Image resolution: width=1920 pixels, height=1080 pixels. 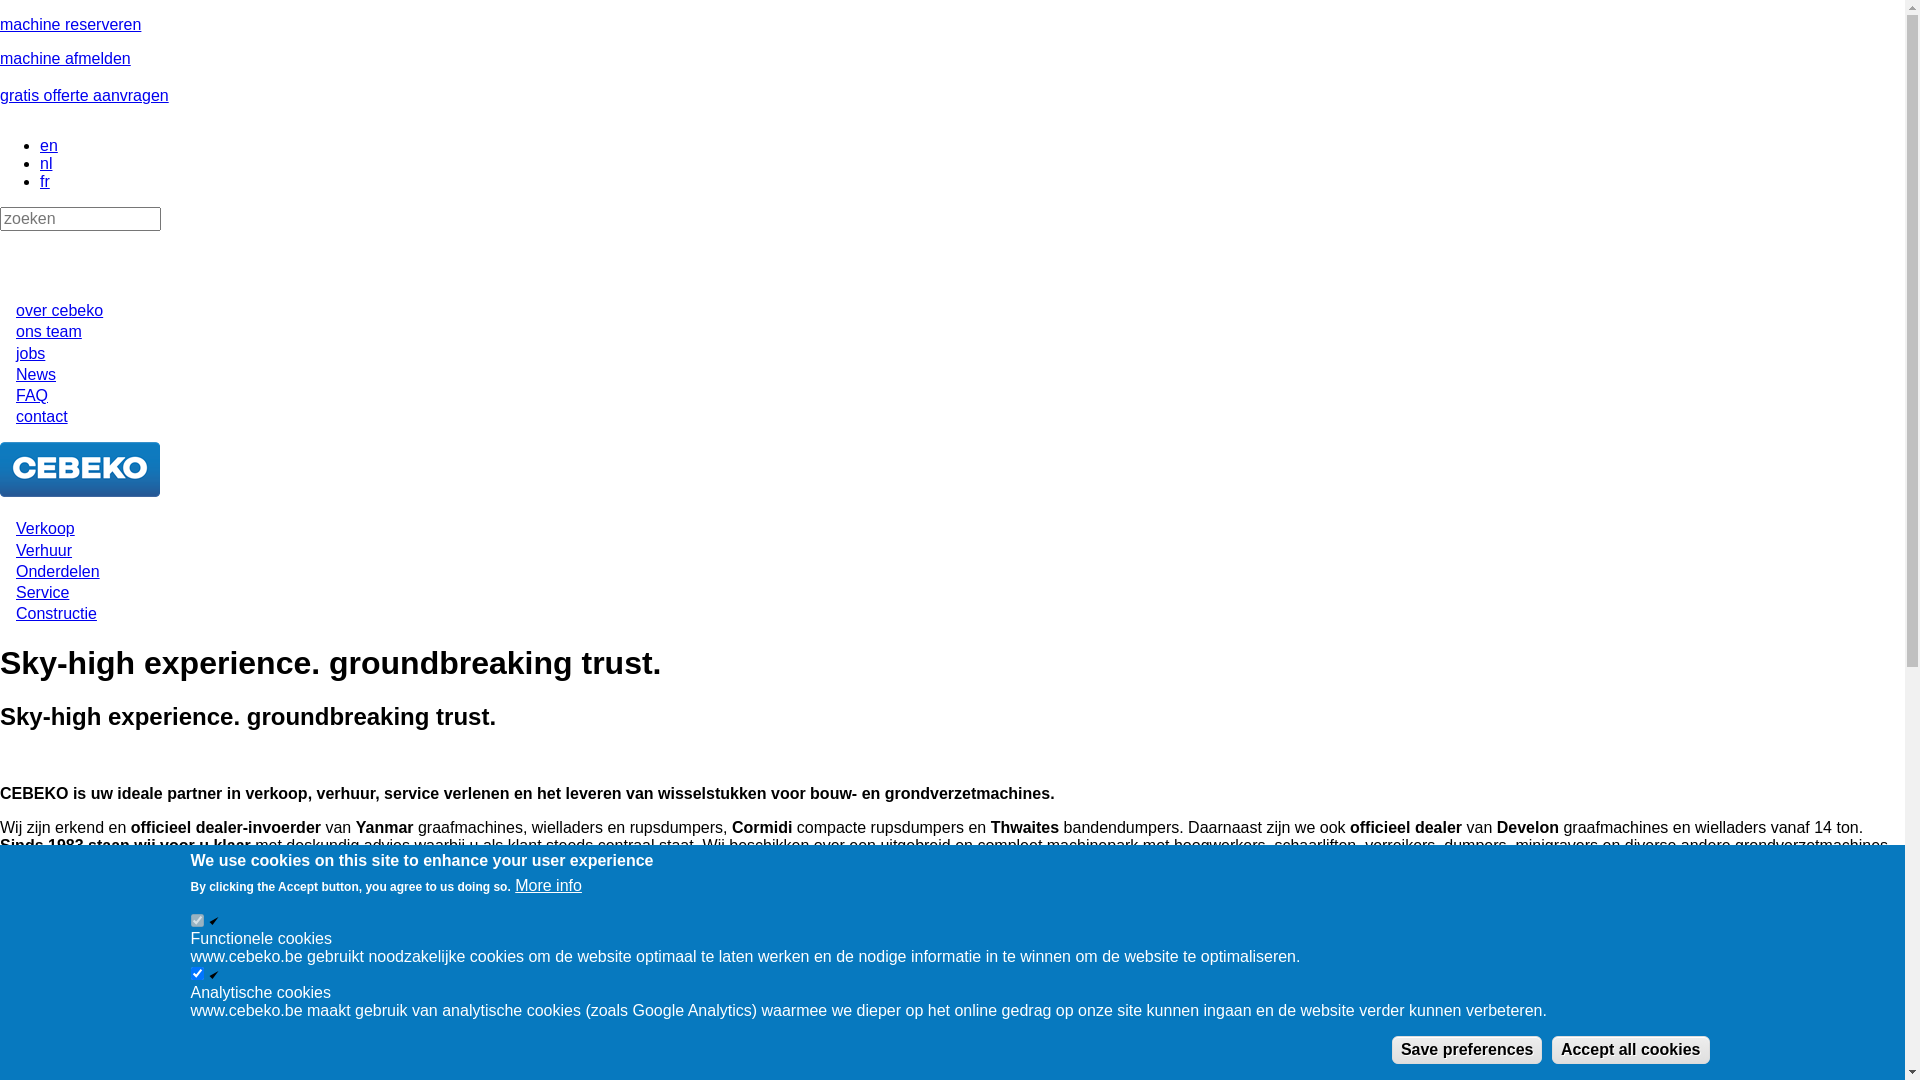 I want to click on 'over cebeko', so click(x=59, y=310).